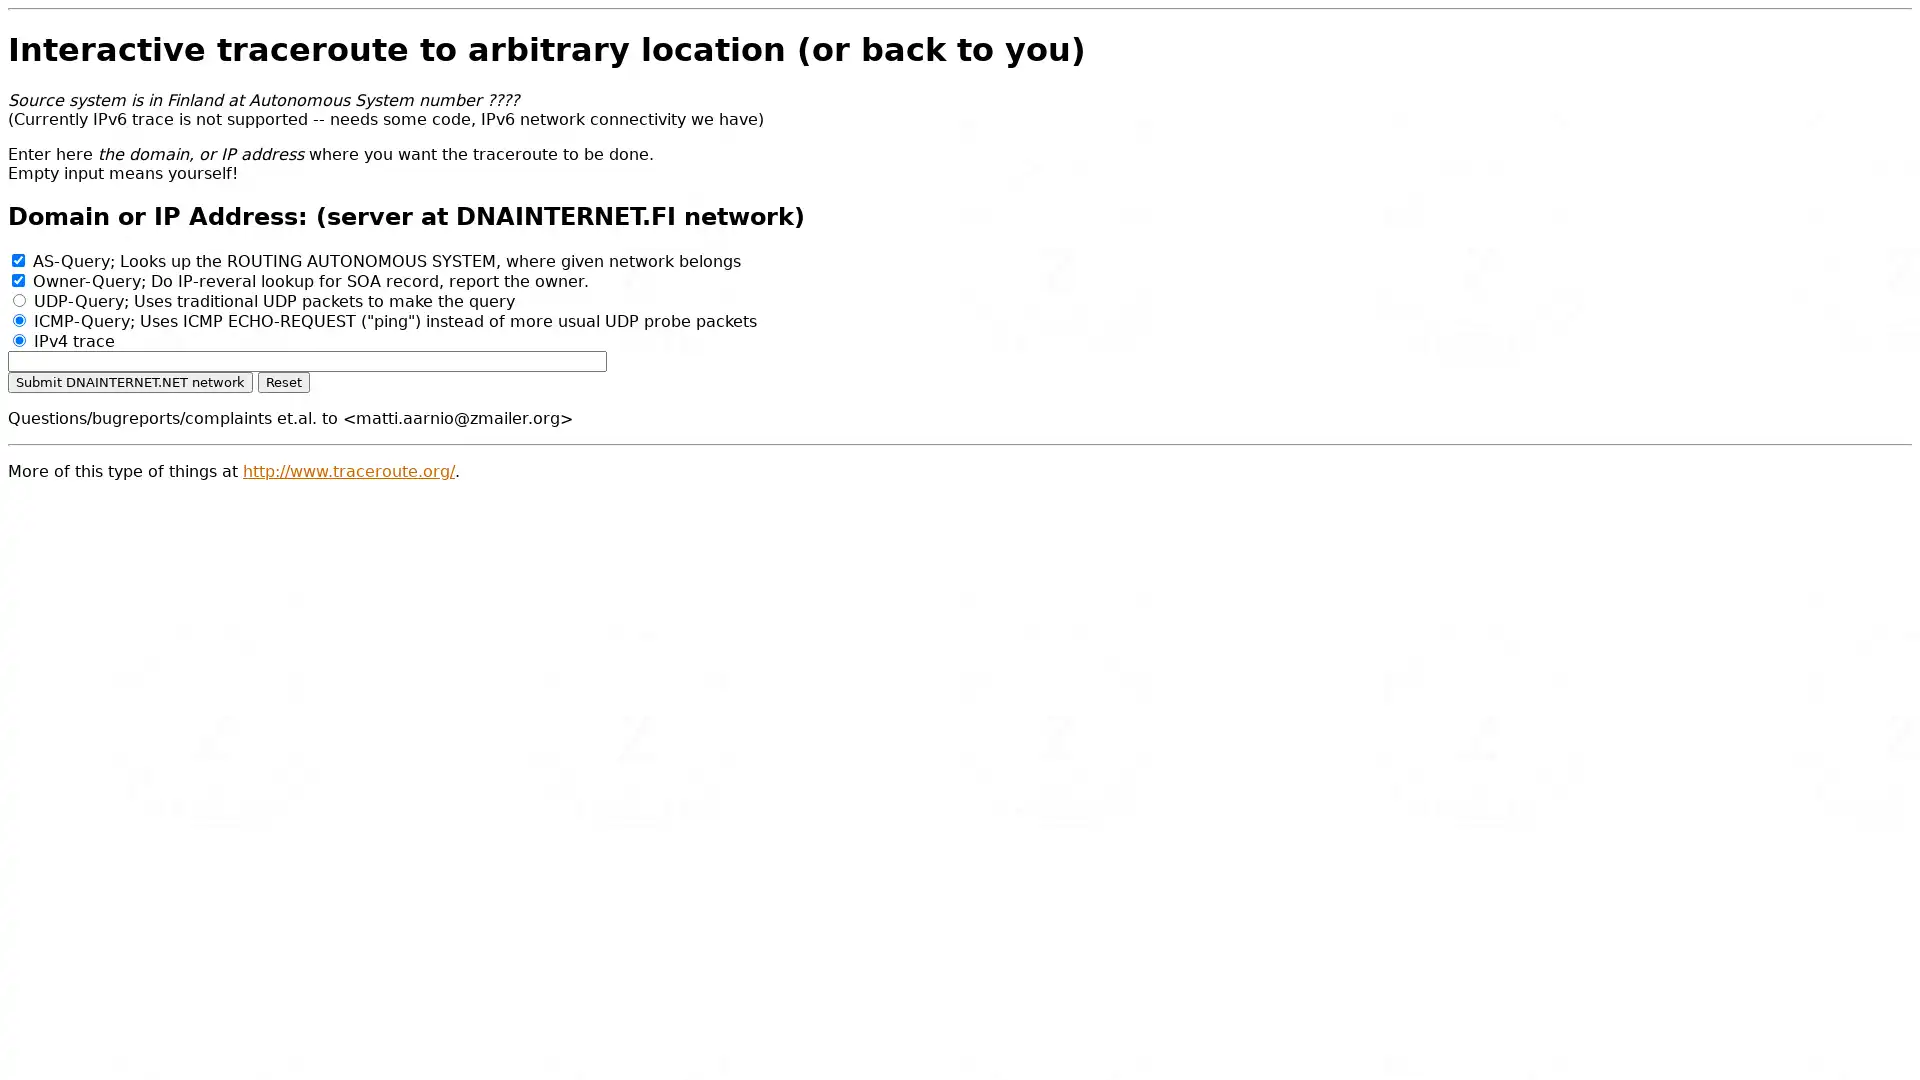 The height and width of the screenshot is (1080, 1920). I want to click on Reset, so click(282, 381).